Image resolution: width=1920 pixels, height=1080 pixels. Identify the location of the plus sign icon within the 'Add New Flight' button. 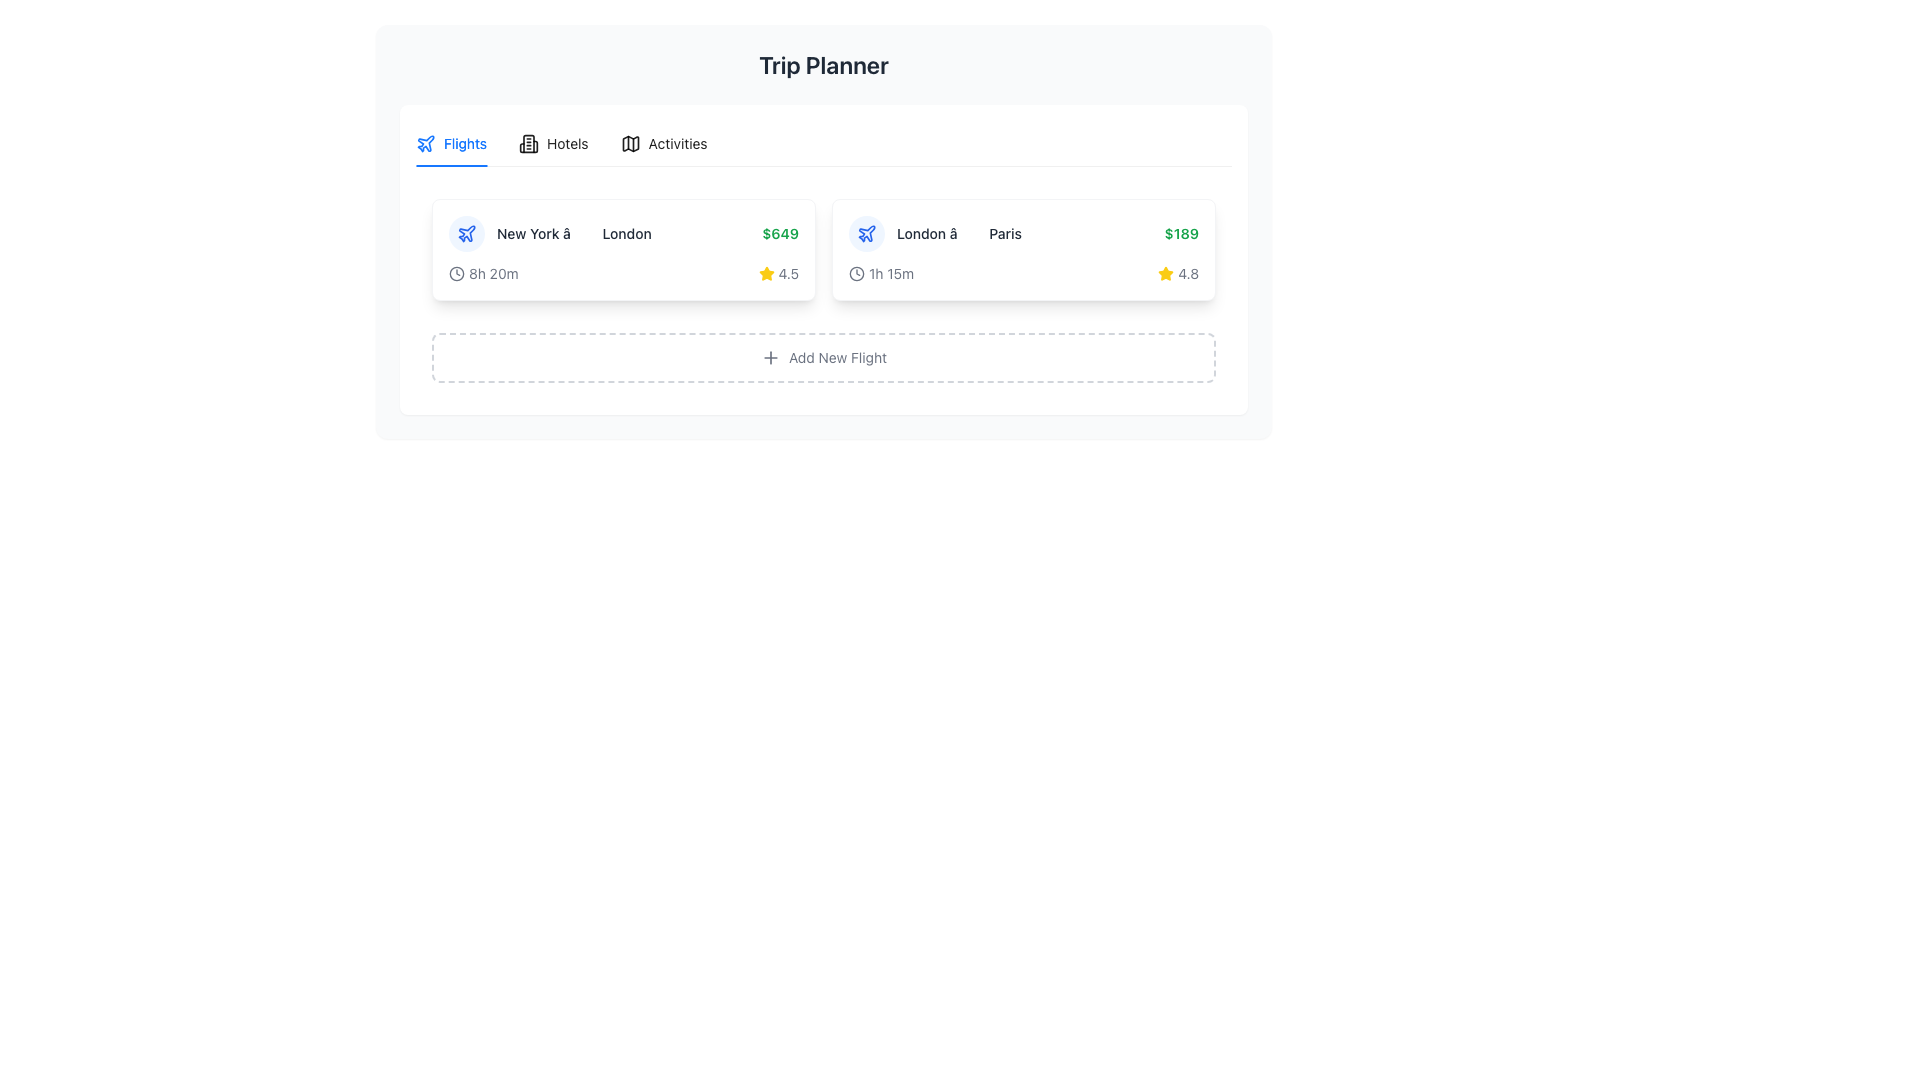
(769, 357).